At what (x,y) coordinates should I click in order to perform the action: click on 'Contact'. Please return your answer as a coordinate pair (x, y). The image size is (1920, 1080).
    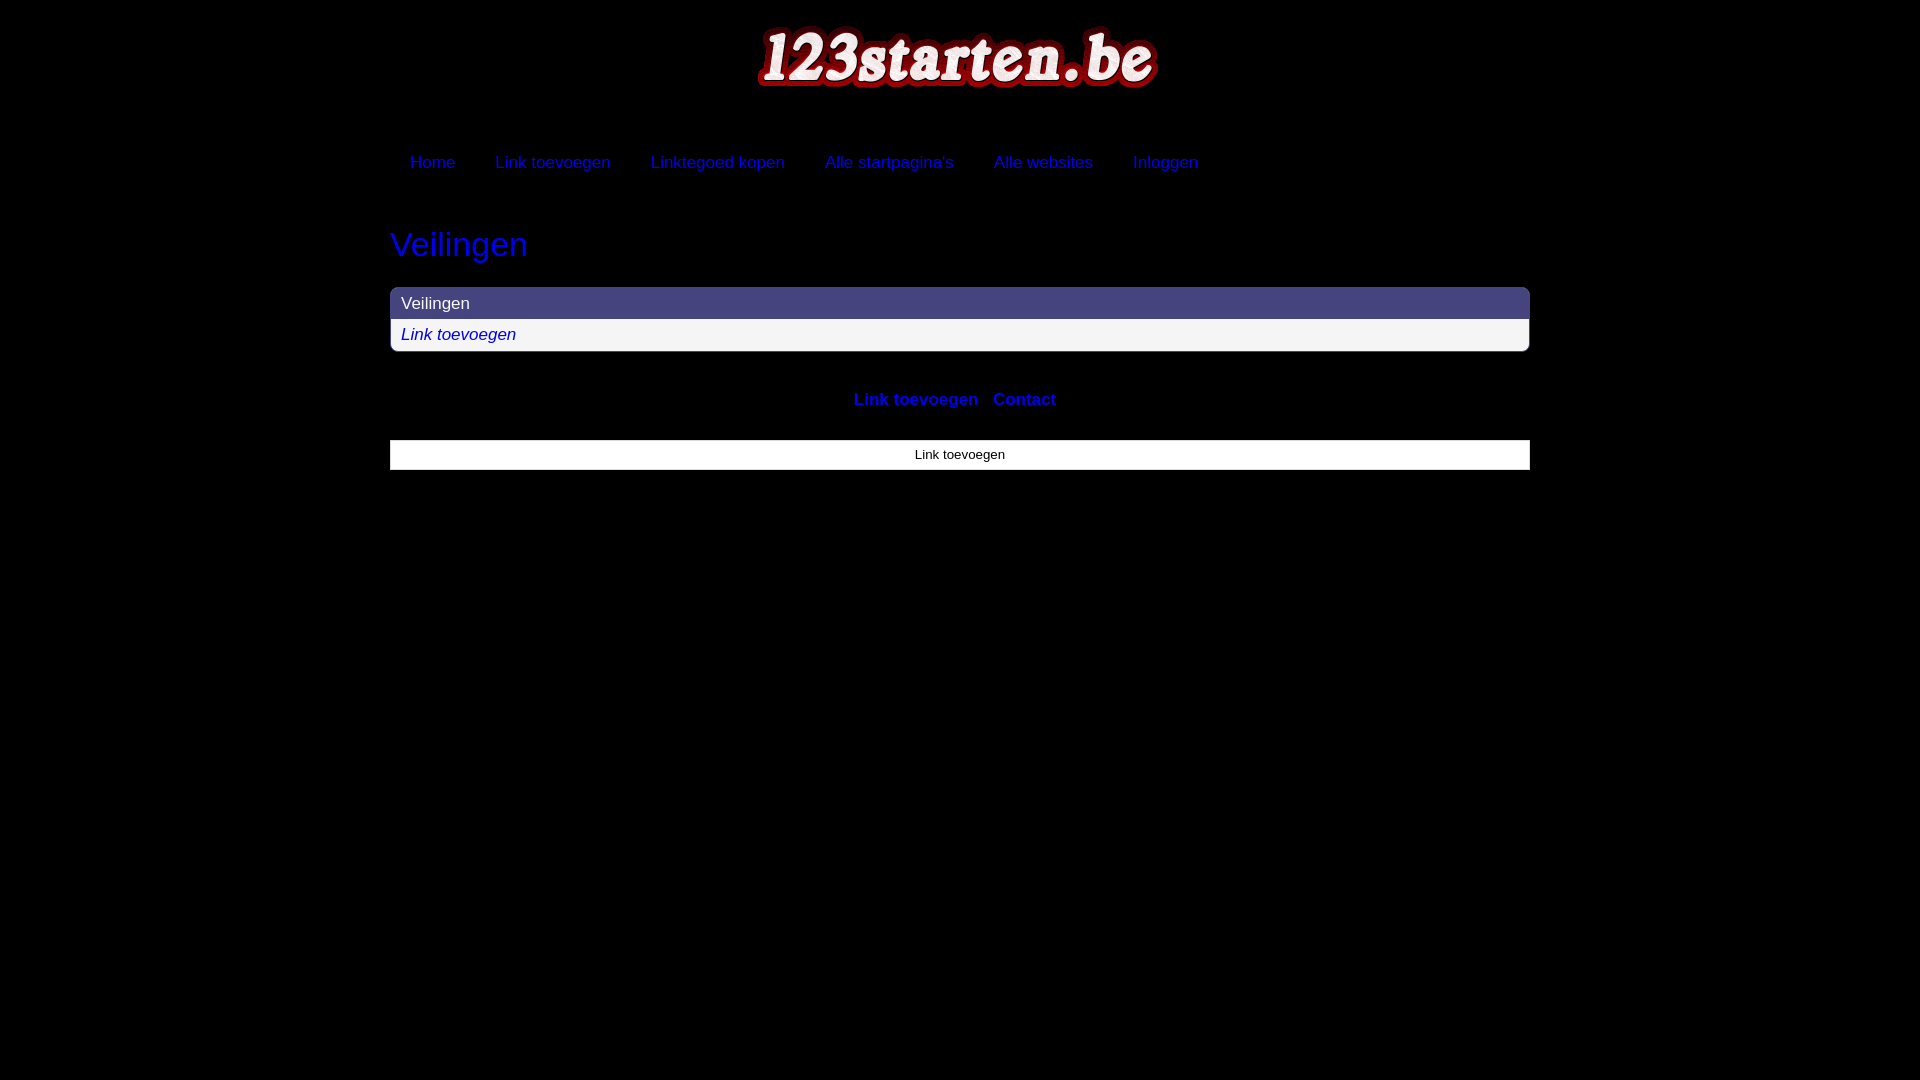
    Looking at the image, I should click on (1024, 399).